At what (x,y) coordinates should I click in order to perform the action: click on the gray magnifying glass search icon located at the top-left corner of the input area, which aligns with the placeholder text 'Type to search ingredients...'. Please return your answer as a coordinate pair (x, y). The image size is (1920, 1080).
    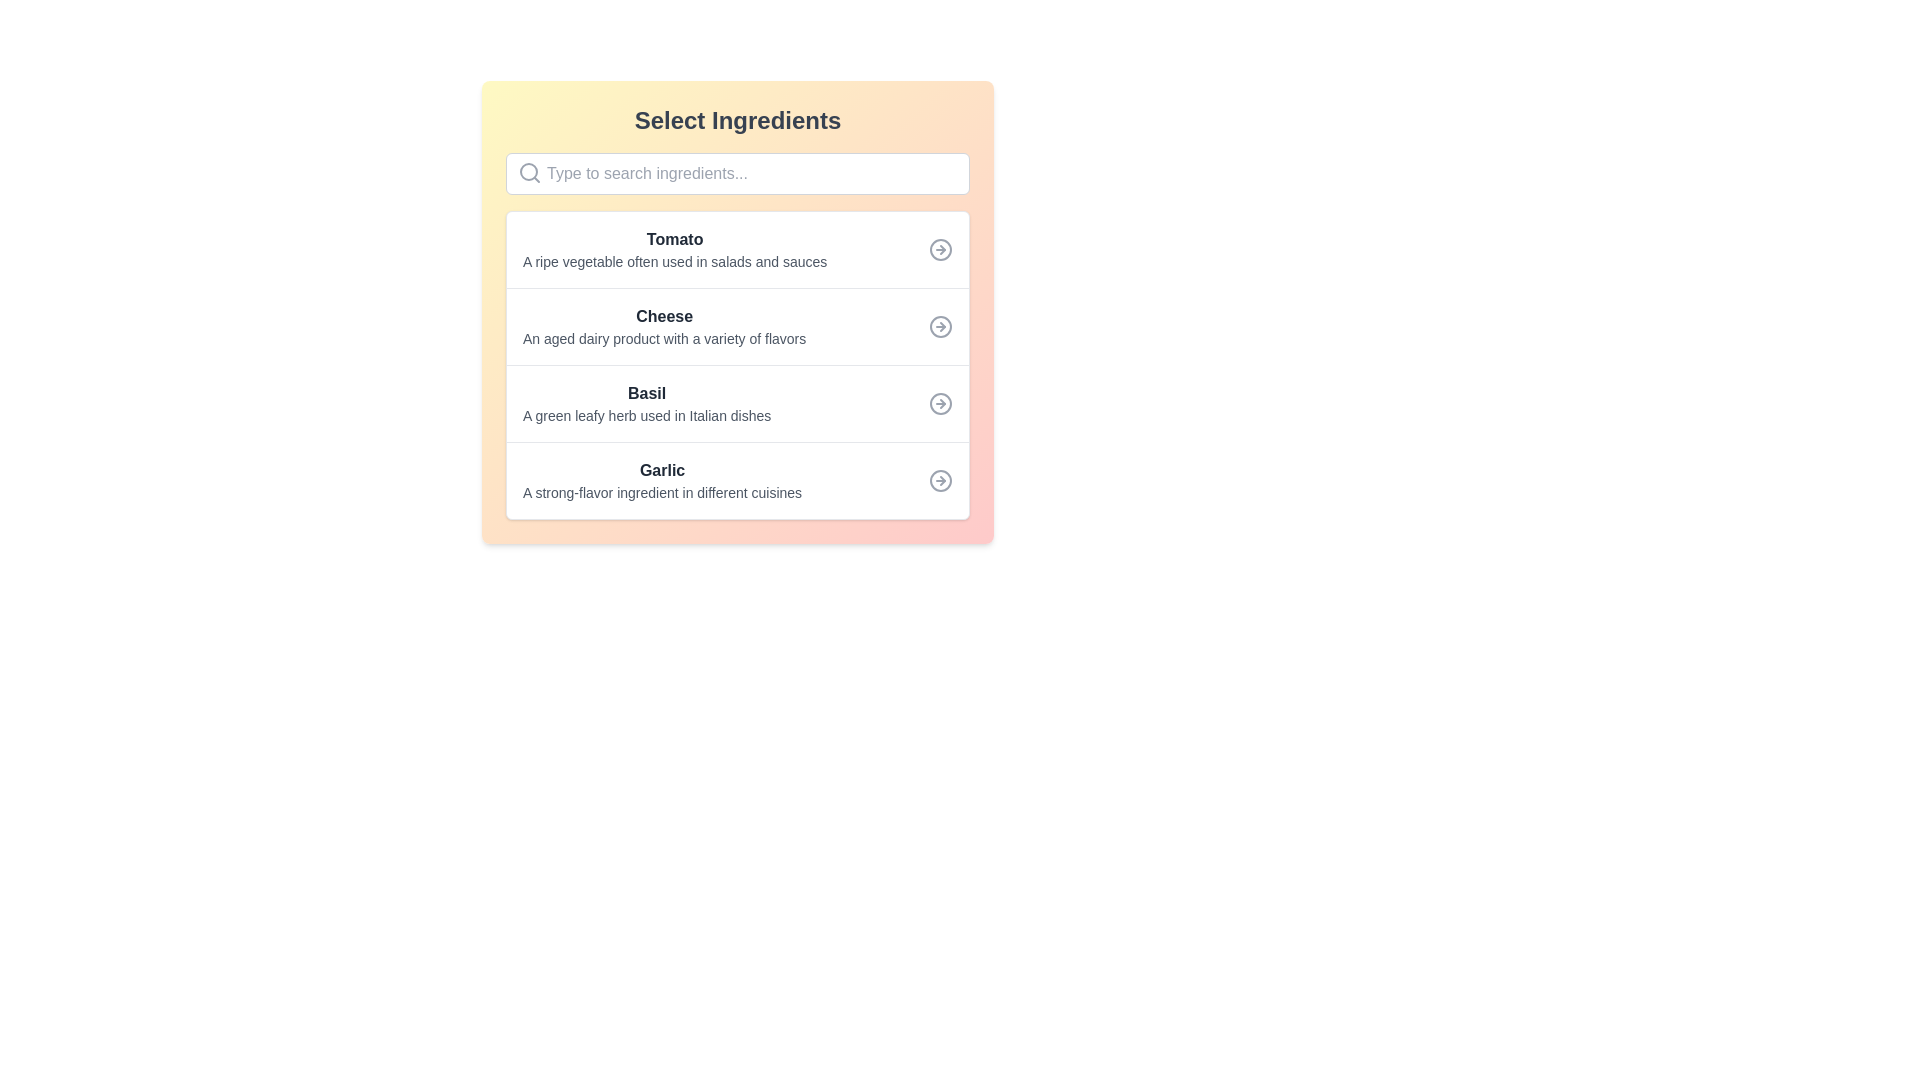
    Looking at the image, I should click on (529, 172).